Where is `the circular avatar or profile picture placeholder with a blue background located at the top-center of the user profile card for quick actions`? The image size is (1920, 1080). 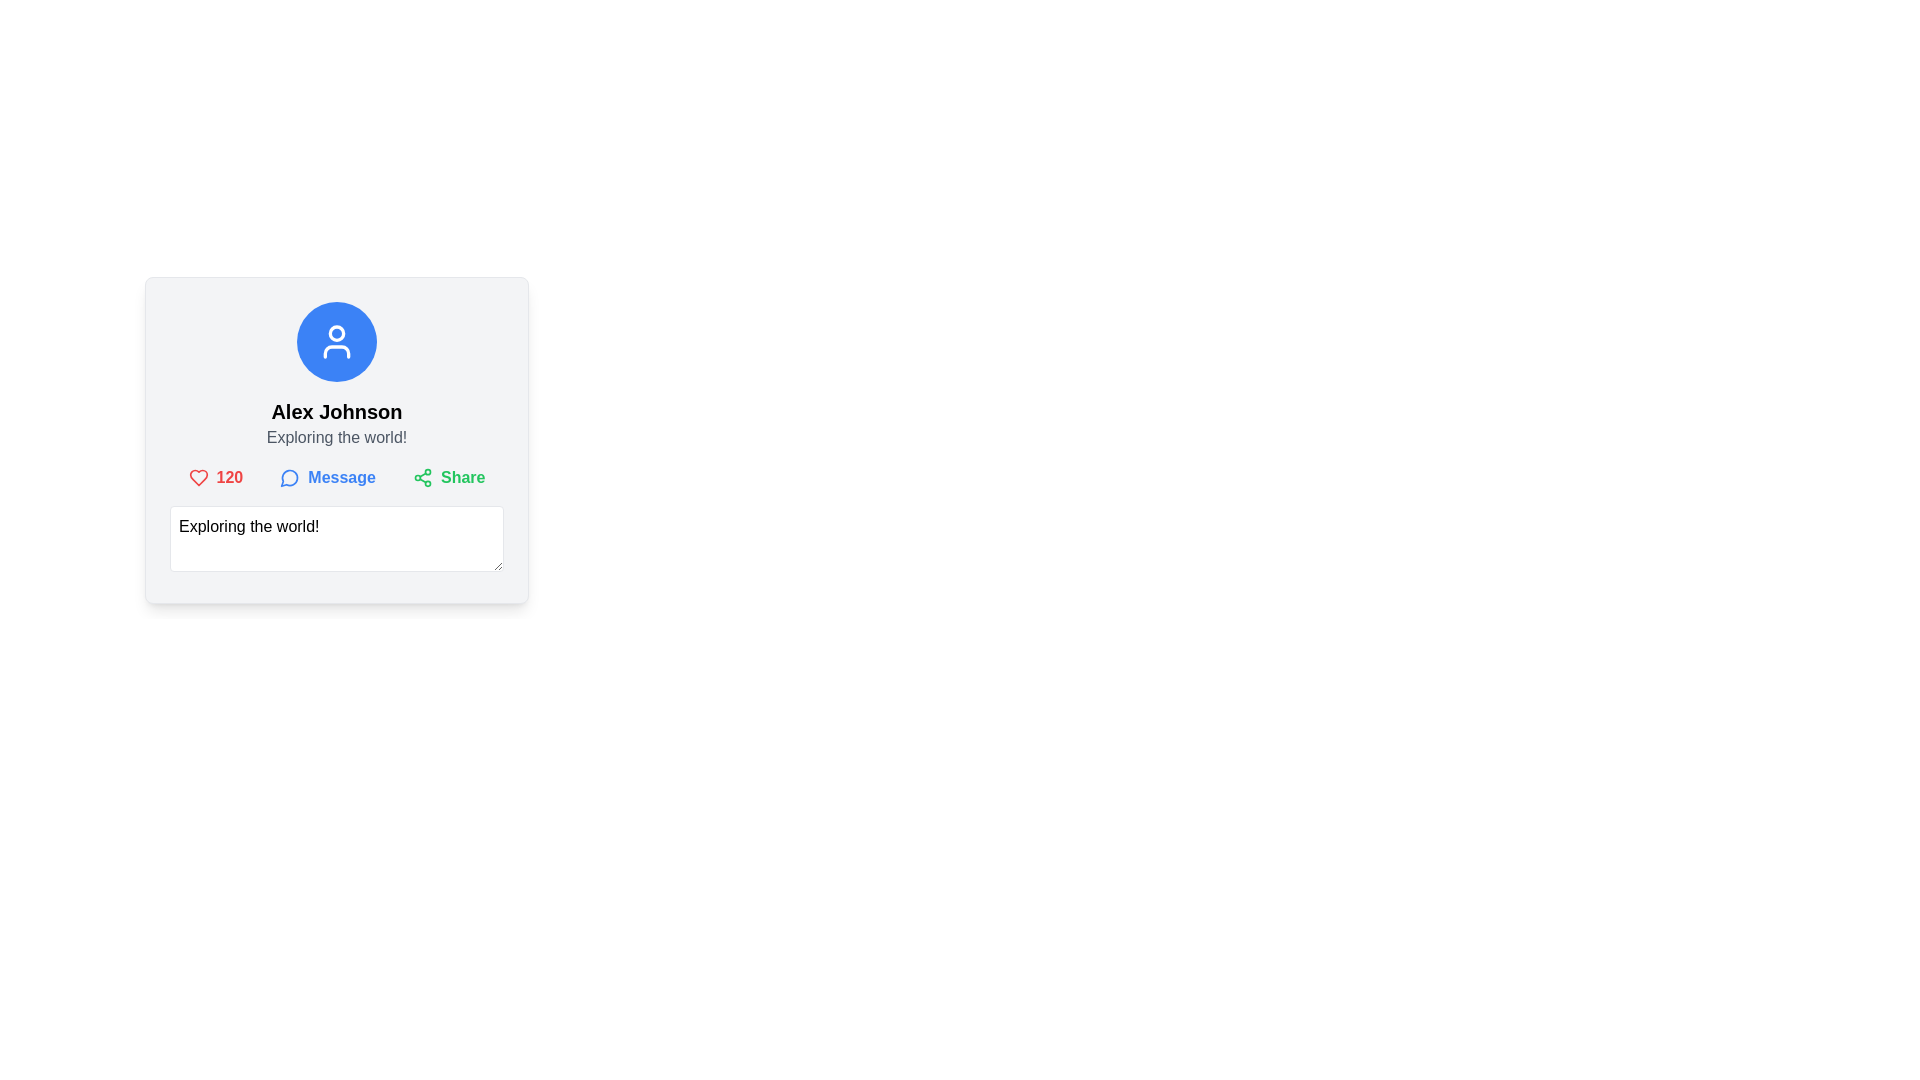
the circular avatar or profile picture placeholder with a blue background located at the top-center of the user profile card for quick actions is located at coordinates (336, 341).